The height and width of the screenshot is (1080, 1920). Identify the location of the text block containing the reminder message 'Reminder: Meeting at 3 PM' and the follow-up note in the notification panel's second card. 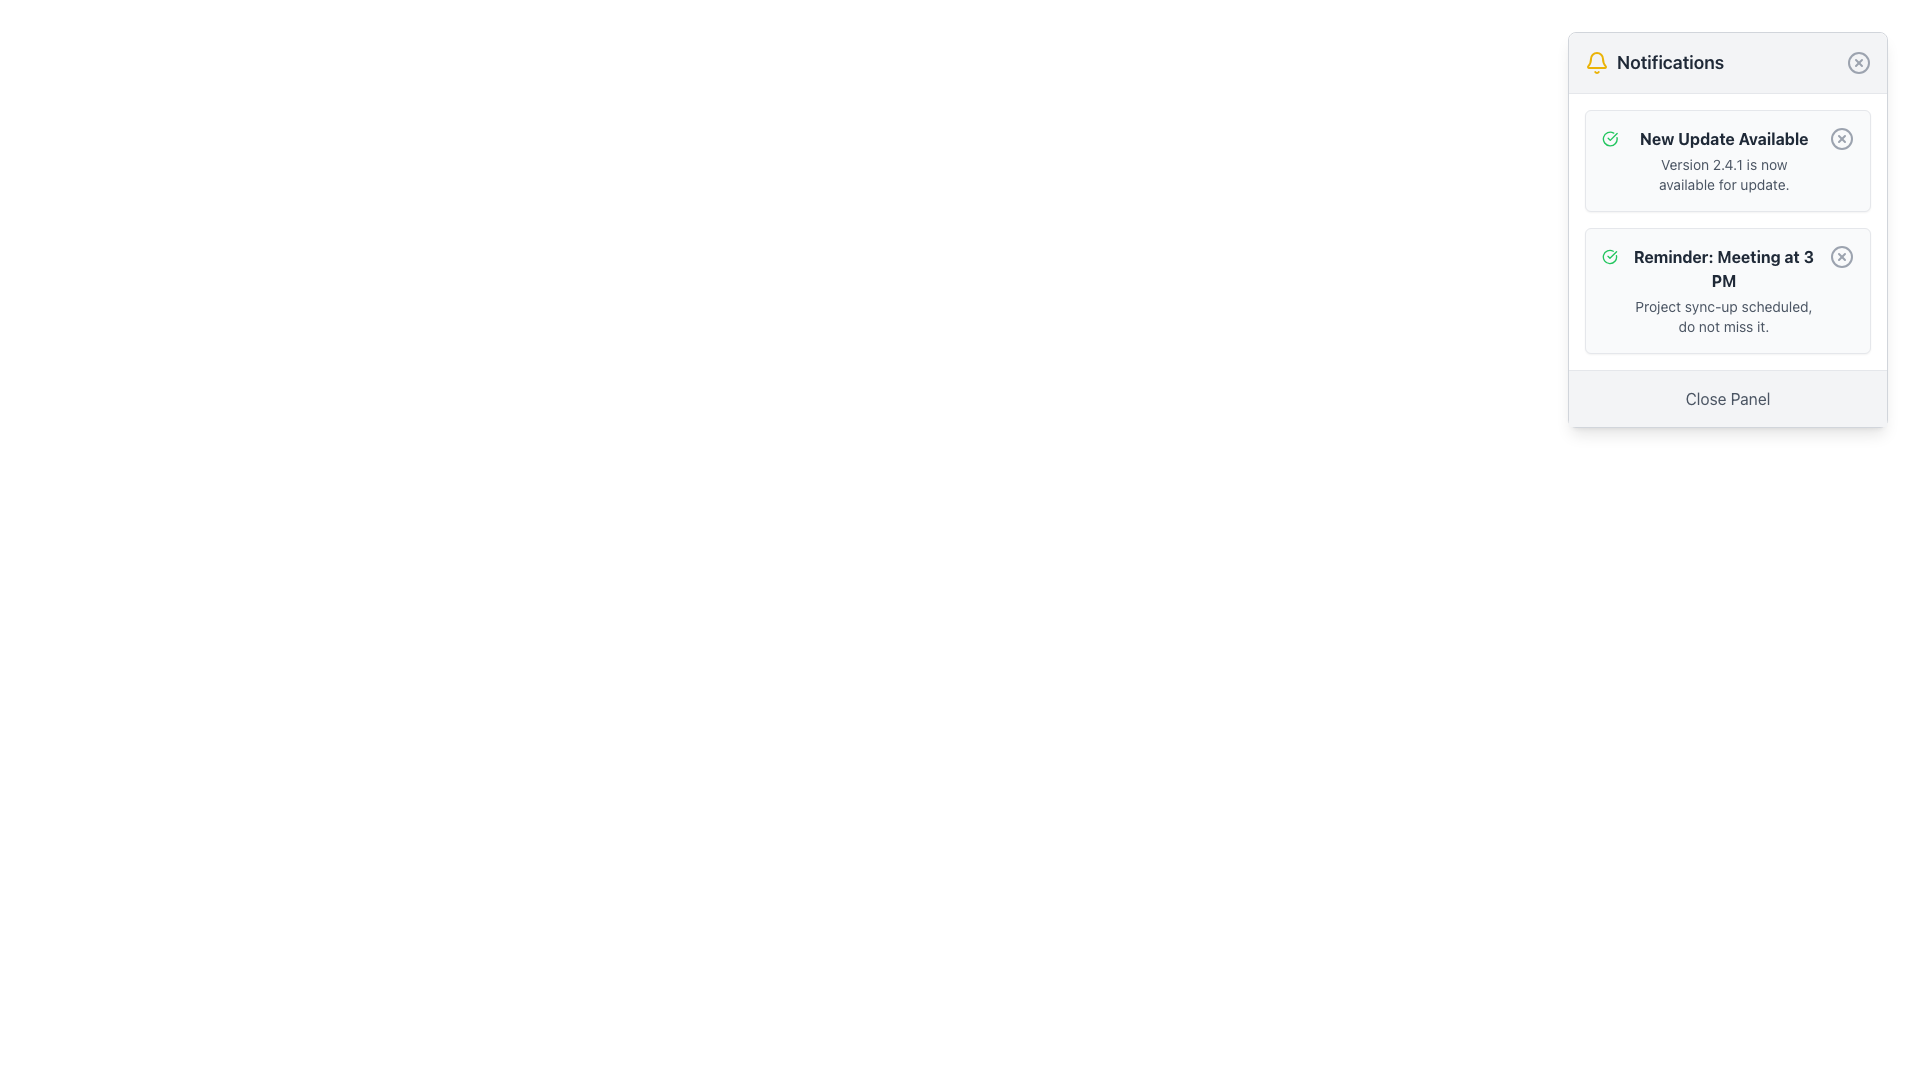
(1722, 290).